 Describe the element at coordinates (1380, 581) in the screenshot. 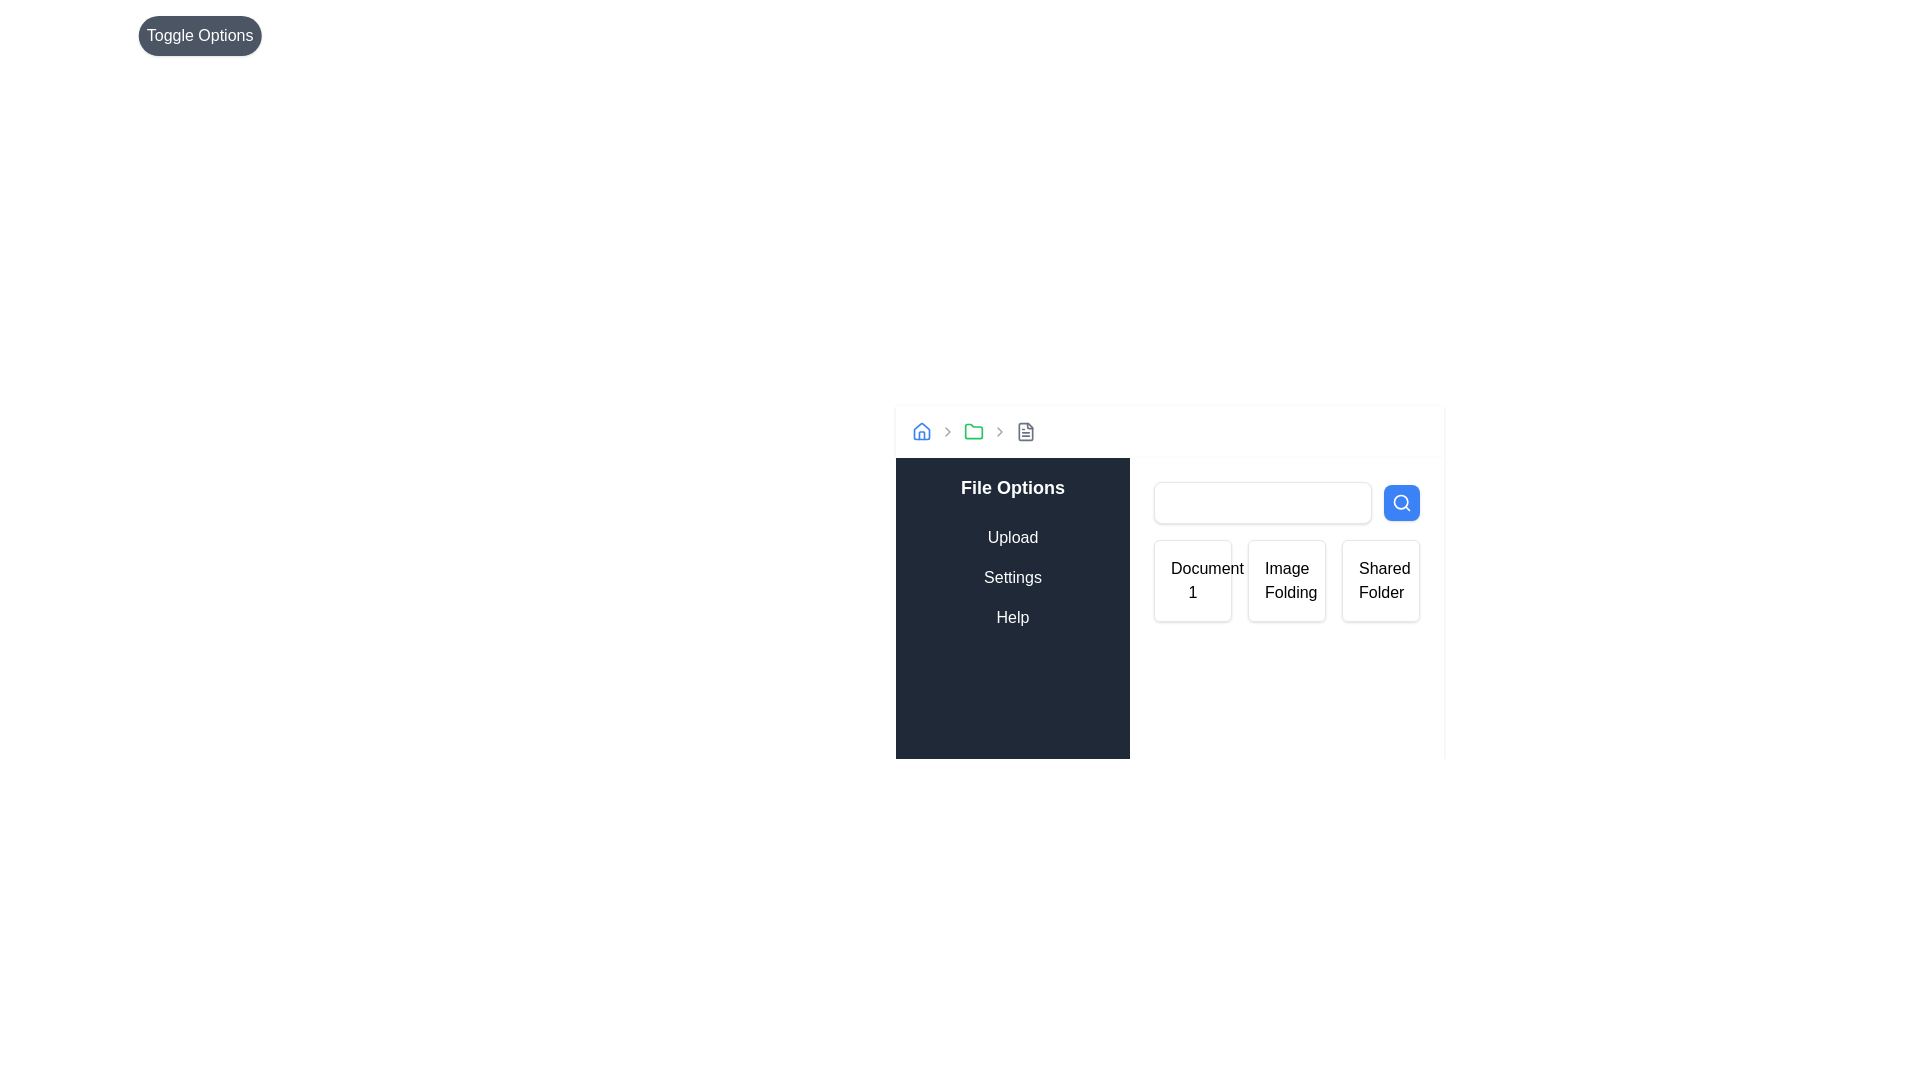

I see `the 'Shared Folder' button` at that location.